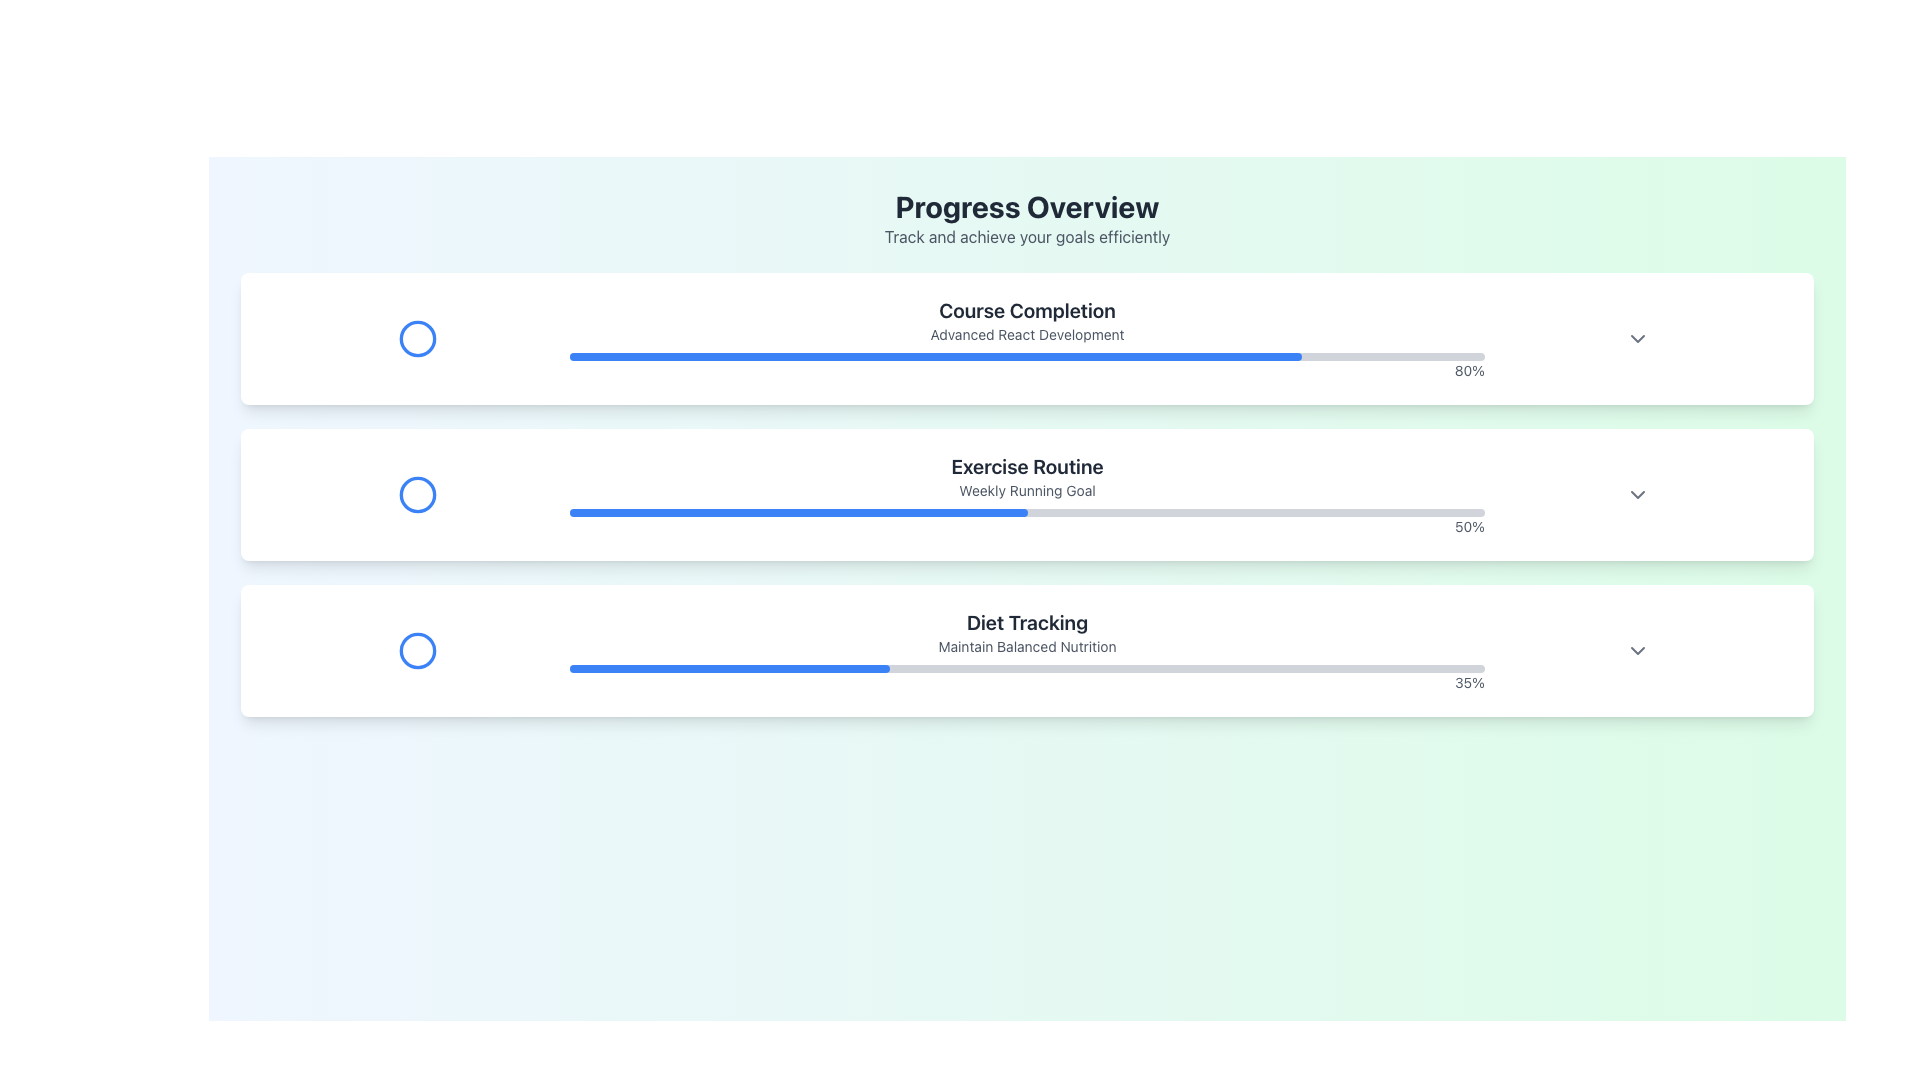 This screenshot has width=1920, height=1080. Describe the element at coordinates (1027, 356) in the screenshot. I see `the Progress Bar that visually represents the completion percentage in the 'Course Completion' row, located above the text '80%'` at that location.